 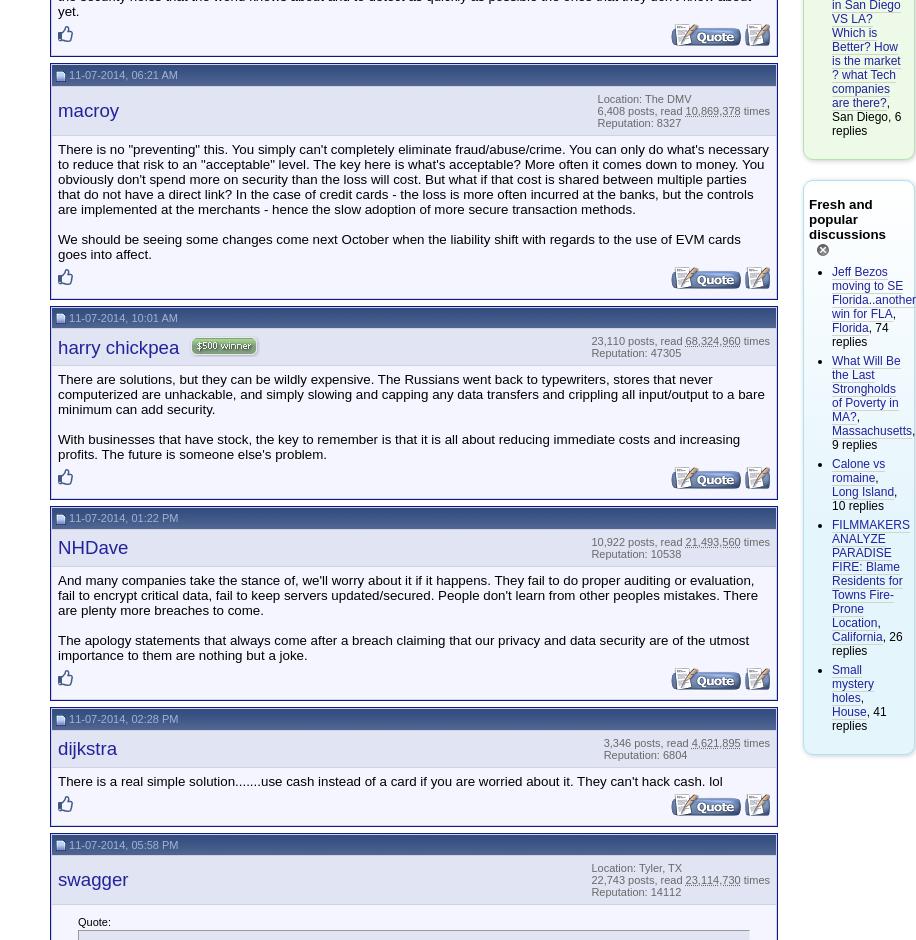 What do you see at coordinates (859, 717) in the screenshot?
I see `', 41 replies'` at bounding box center [859, 717].